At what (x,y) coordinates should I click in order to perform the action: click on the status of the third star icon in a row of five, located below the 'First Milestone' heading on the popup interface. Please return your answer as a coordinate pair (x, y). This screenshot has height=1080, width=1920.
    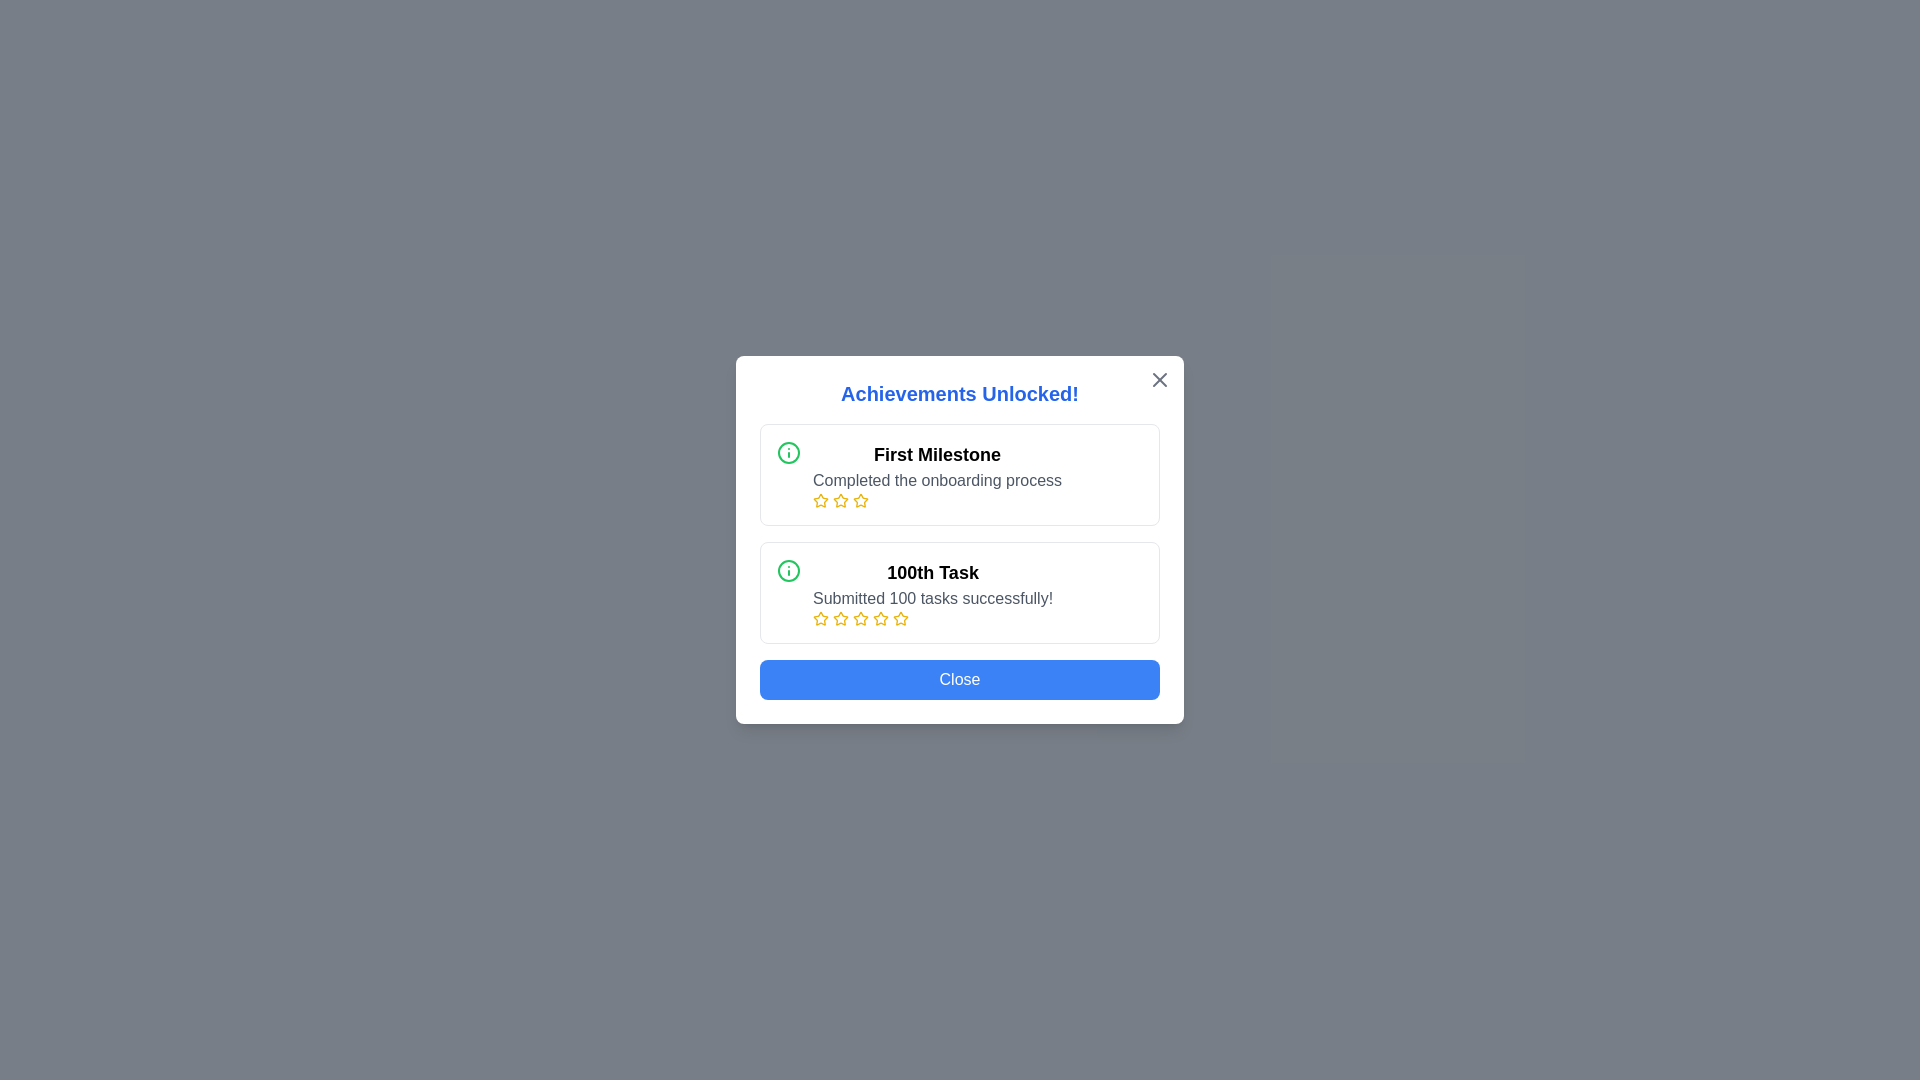
    Looking at the image, I should click on (840, 500).